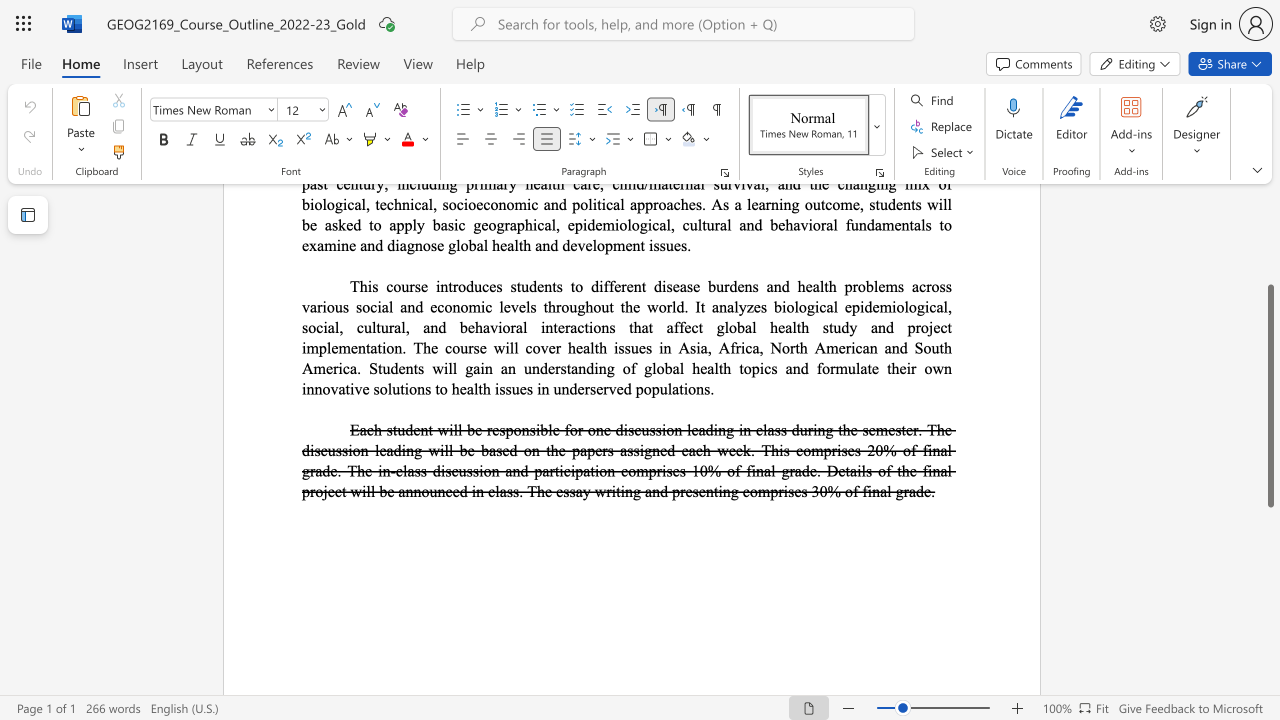 Image resolution: width=1280 pixels, height=720 pixels. What do you see at coordinates (1269, 396) in the screenshot?
I see `the scrollbar and move down 290 pixels` at bounding box center [1269, 396].